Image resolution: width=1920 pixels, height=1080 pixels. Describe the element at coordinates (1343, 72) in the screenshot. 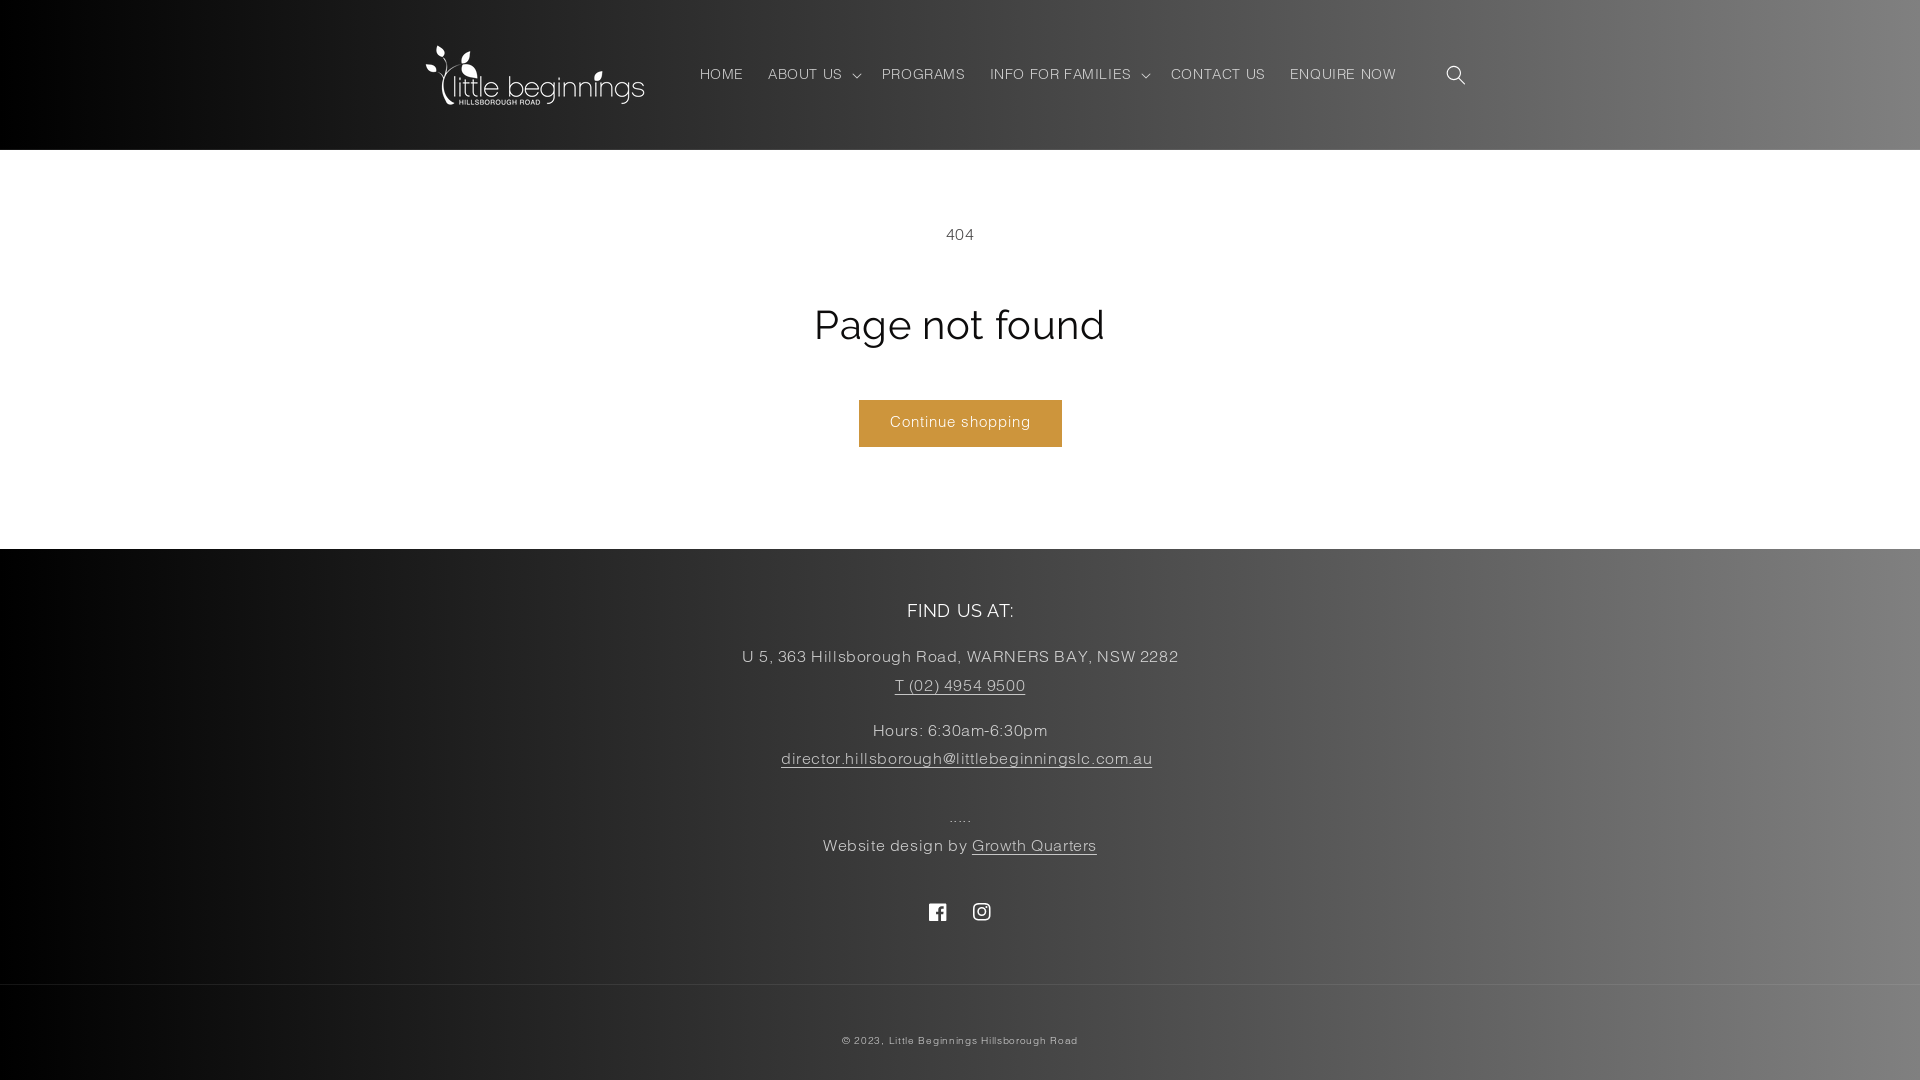

I see `'ENQUIRE NOW'` at that location.